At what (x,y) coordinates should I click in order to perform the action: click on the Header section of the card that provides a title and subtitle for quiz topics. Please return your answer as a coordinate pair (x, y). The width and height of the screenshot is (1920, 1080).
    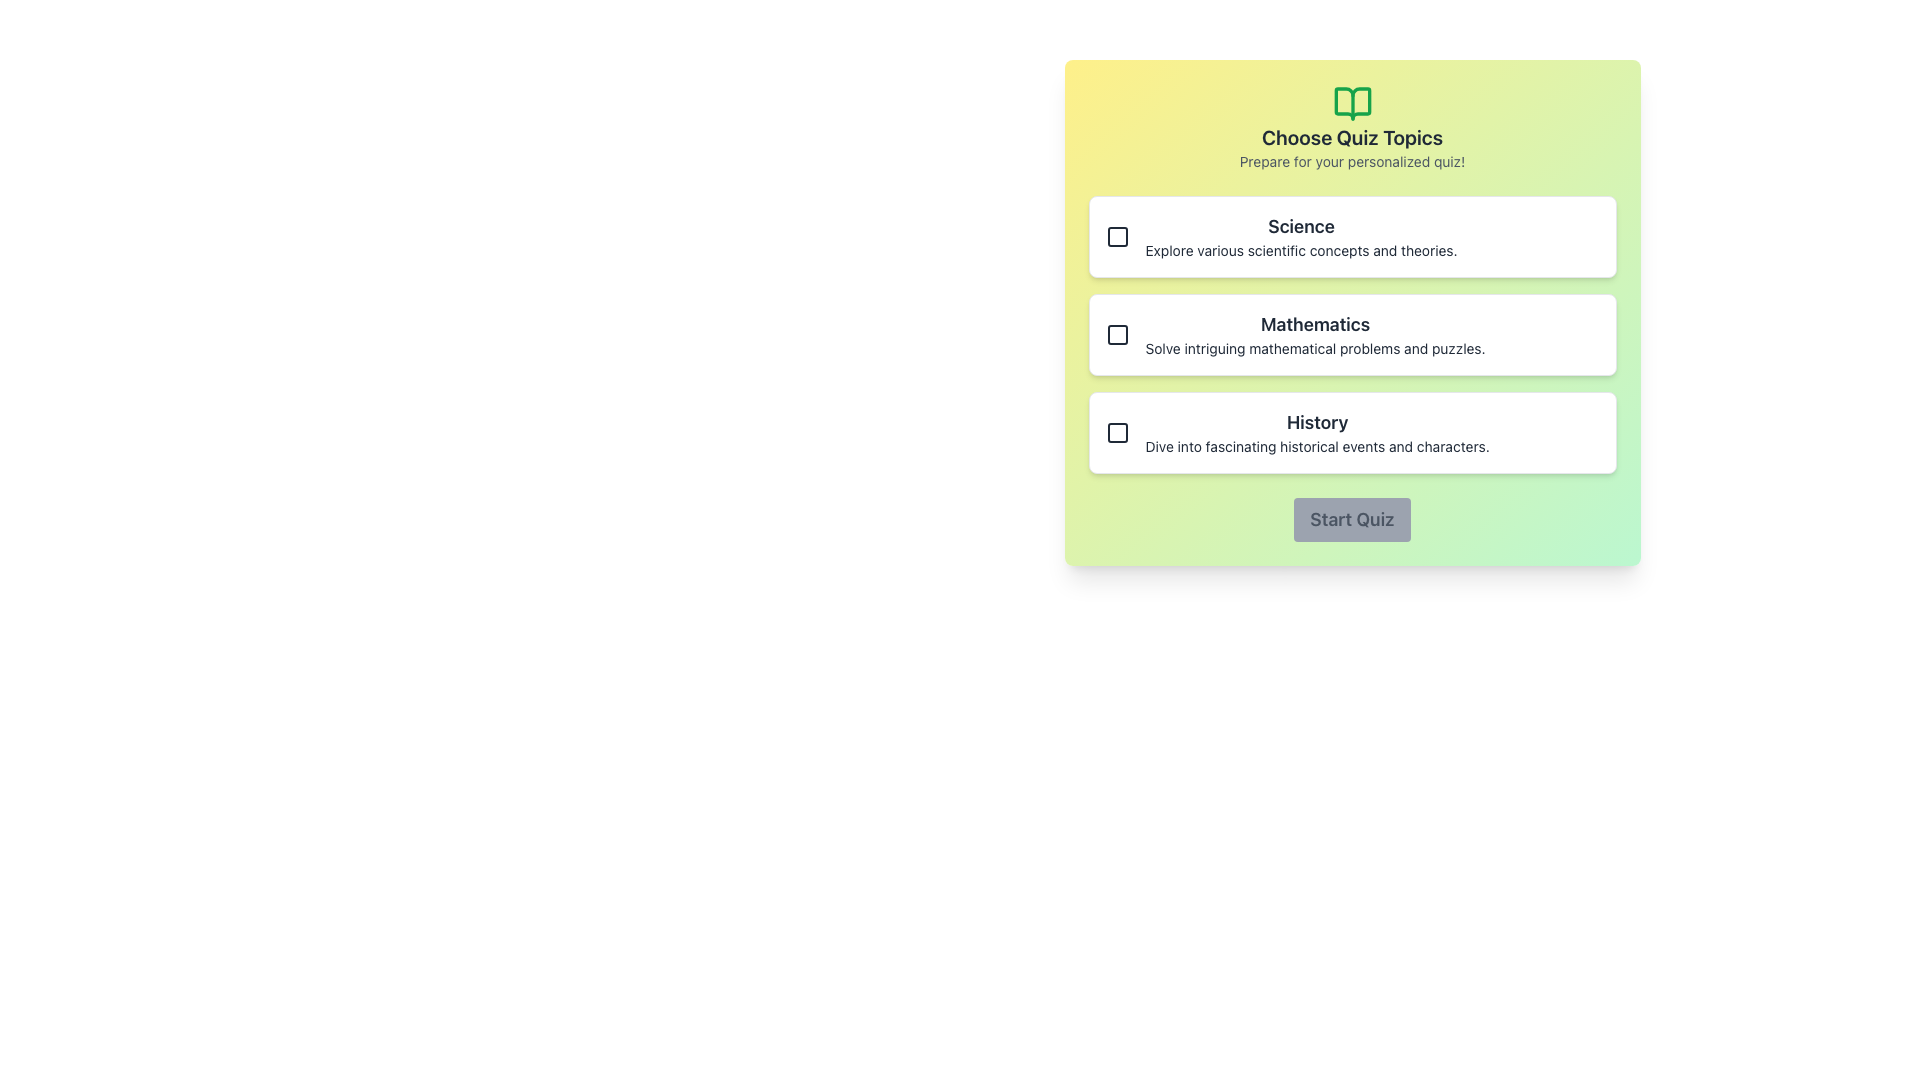
    Looking at the image, I should click on (1352, 127).